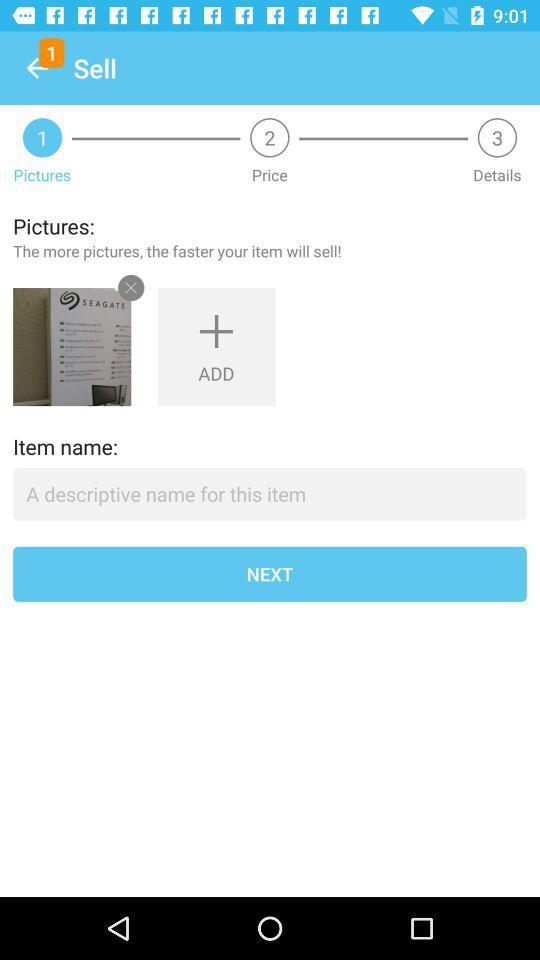 The width and height of the screenshot is (540, 960). What do you see at coordinates (270, 493) in the screenshot?
I see `a name to the item` at bounding box center [270, 493].